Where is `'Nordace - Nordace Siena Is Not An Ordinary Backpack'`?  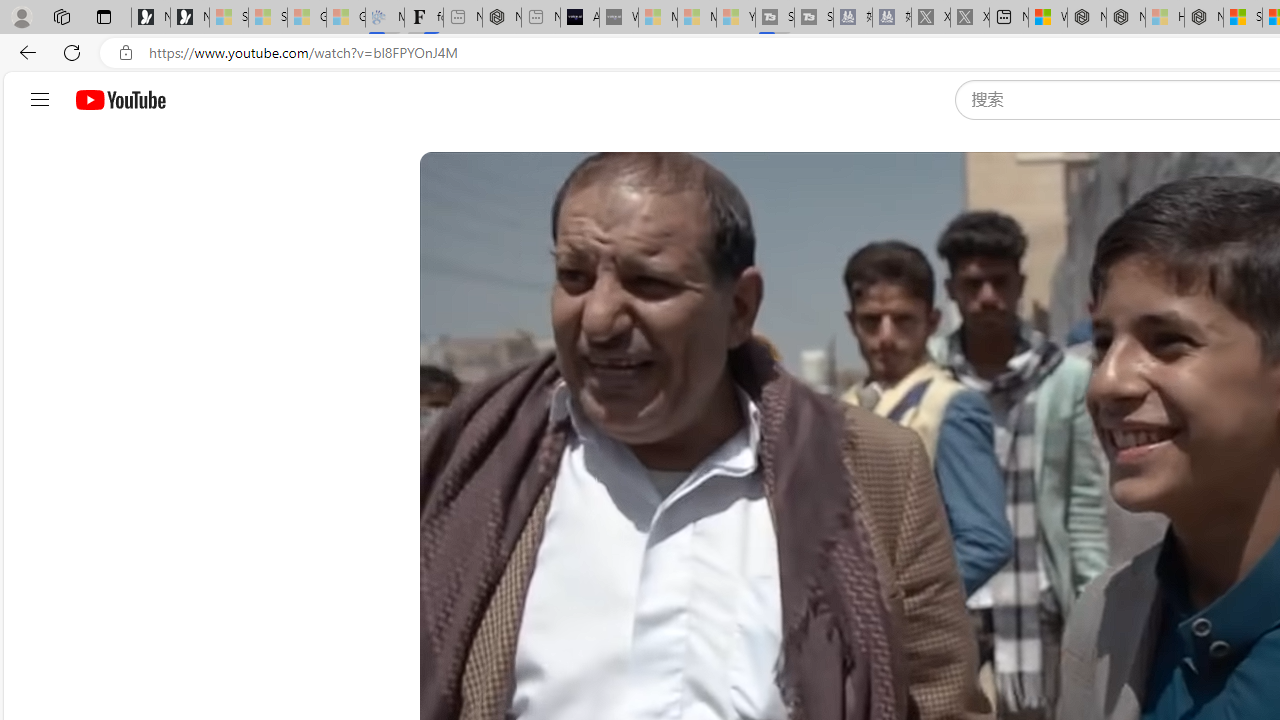 'Nordace - Nordace Siena Is Not An Ordinary Backpack' is located at coordinates (1202, 17).